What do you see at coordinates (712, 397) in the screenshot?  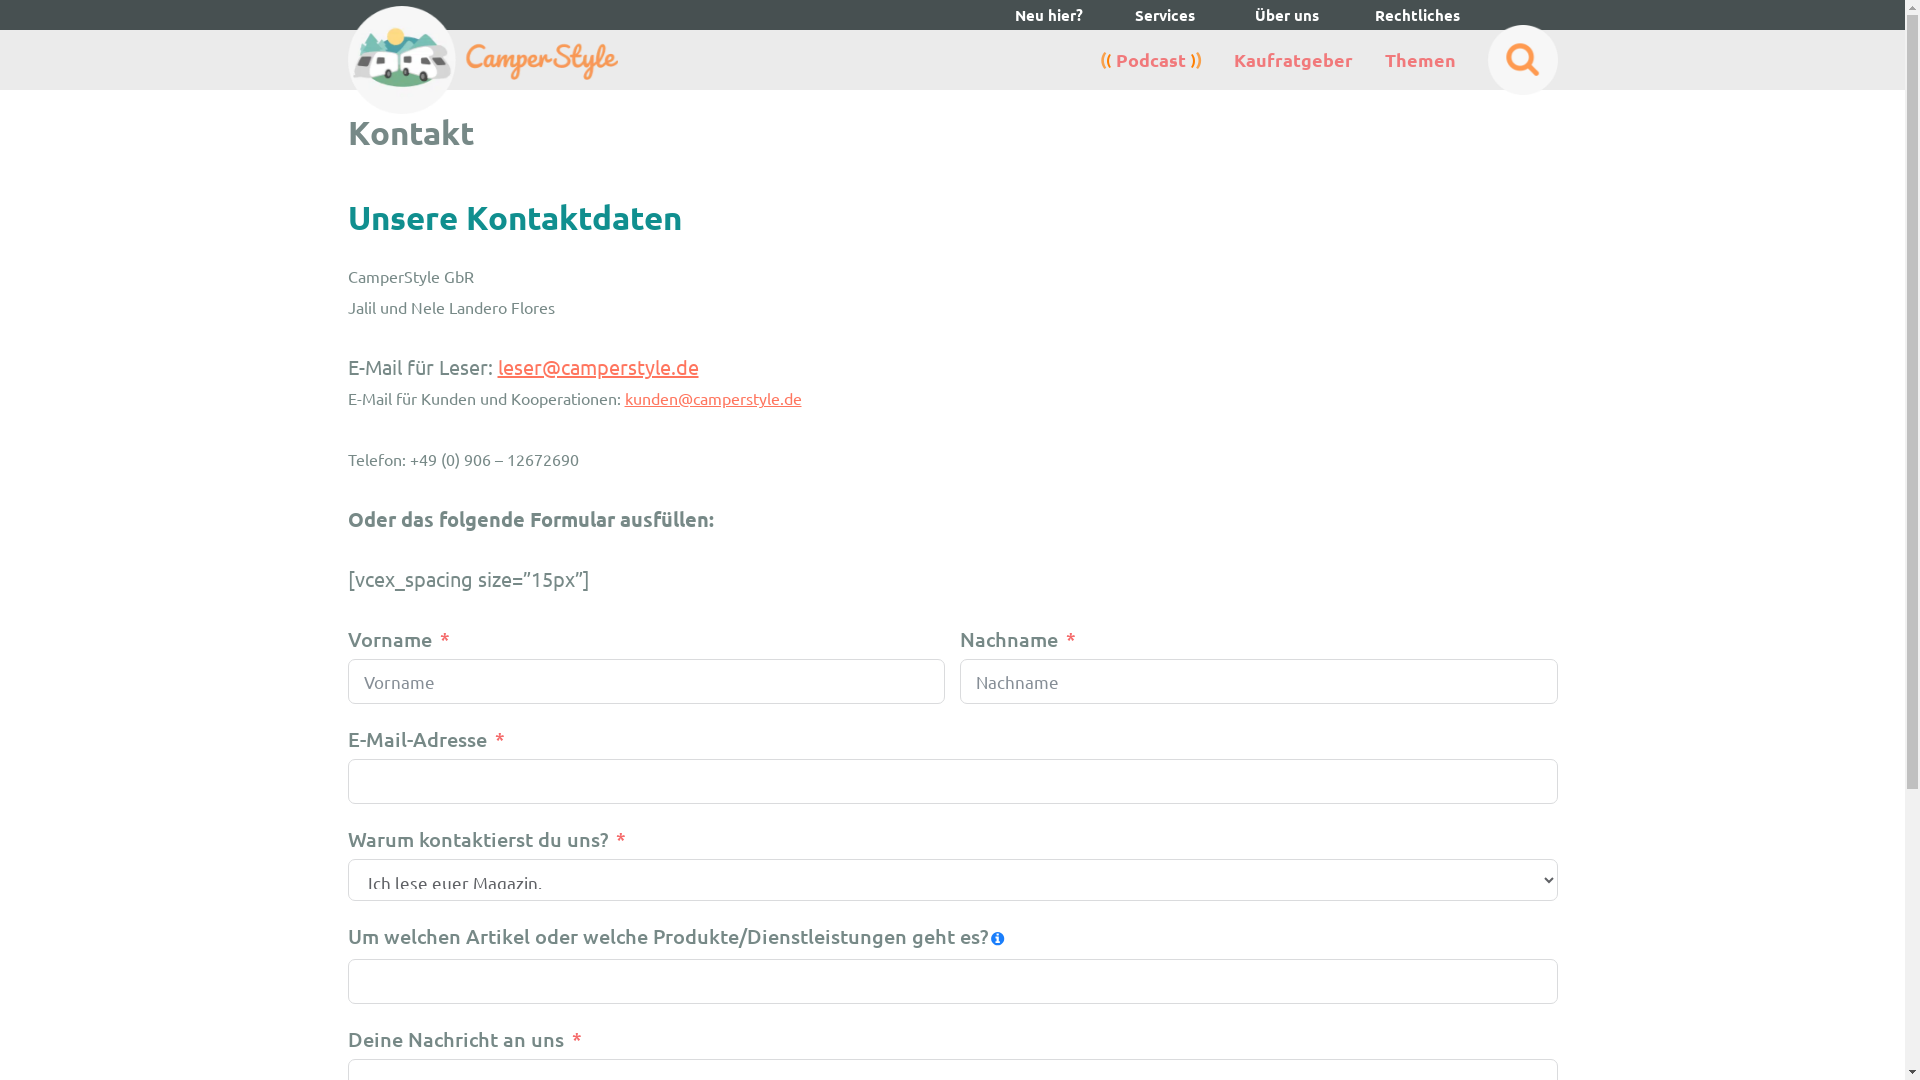 I see `'kunden@camperstyle.de'` at bounding box center [712, 397].